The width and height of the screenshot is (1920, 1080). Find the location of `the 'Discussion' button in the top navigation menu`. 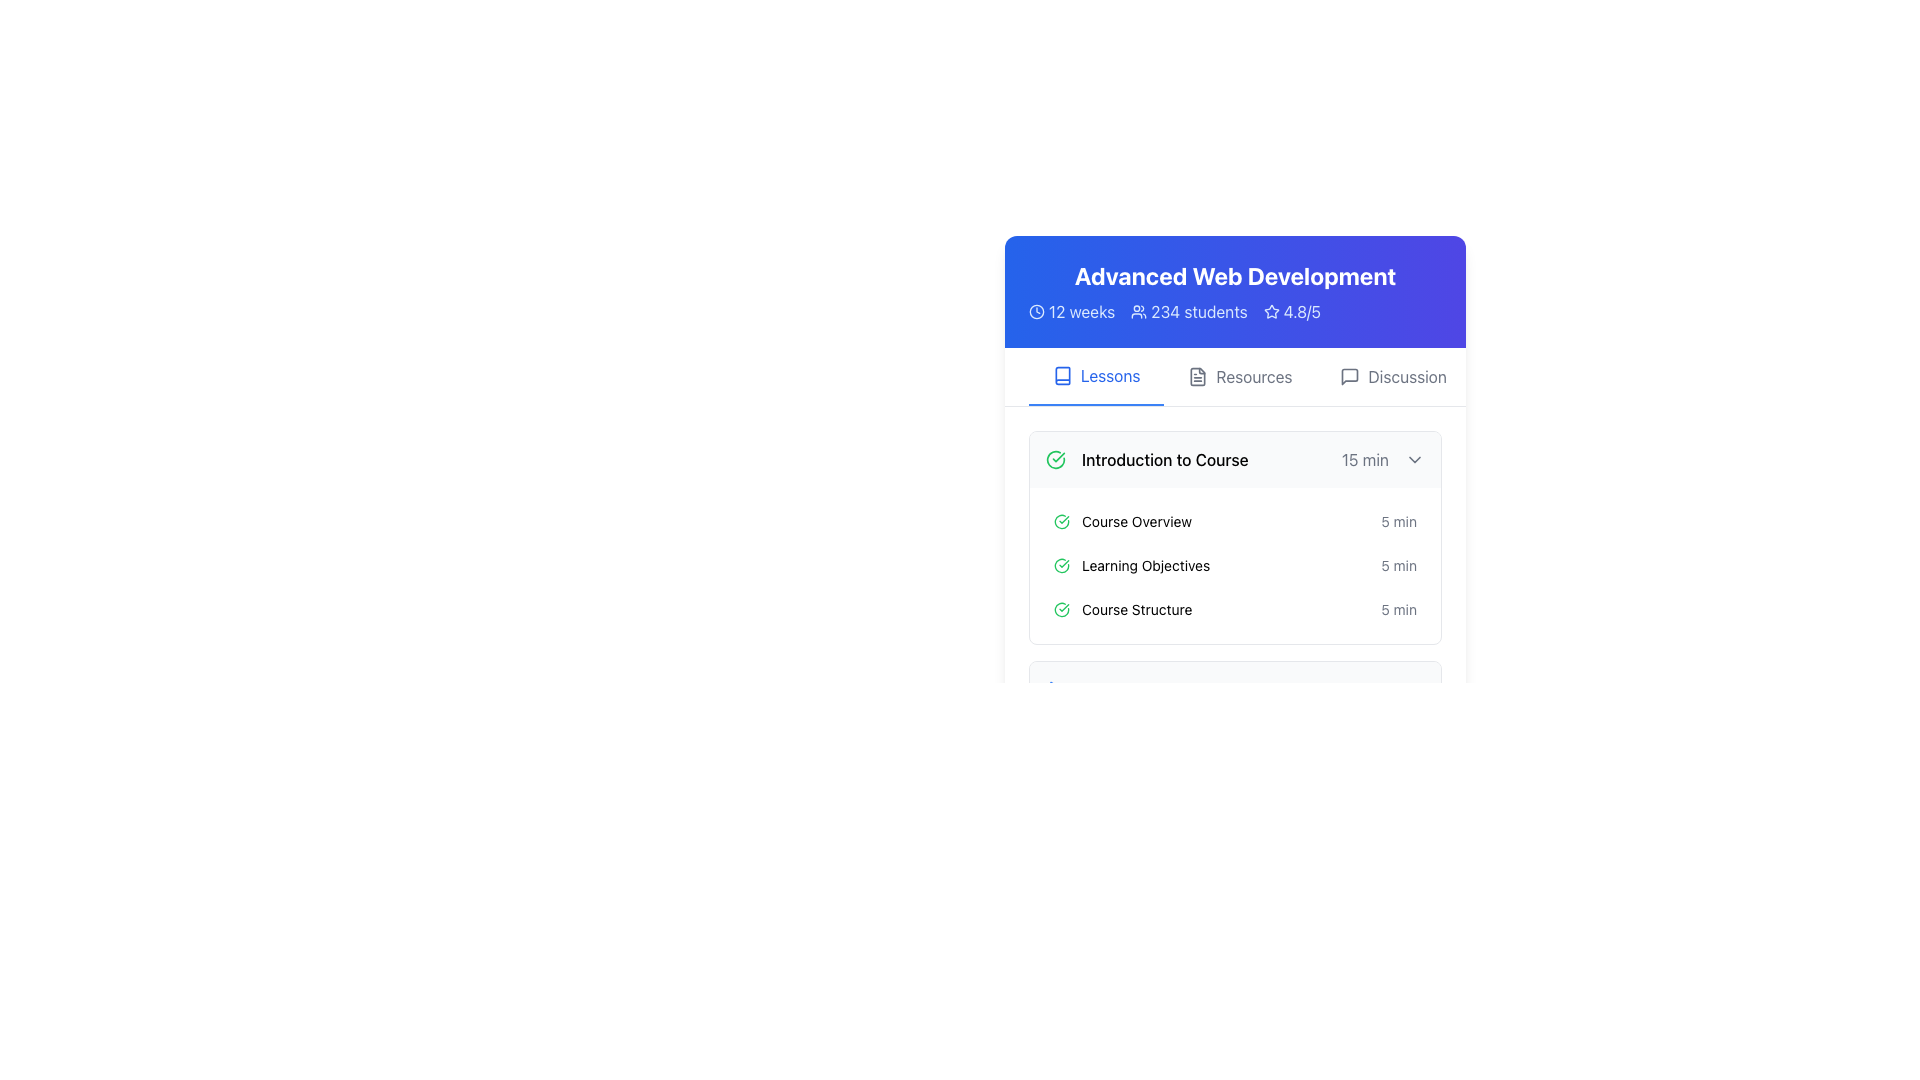

the 'Discussion' button in the top navigation menu is located at coordinates (1392, 377).